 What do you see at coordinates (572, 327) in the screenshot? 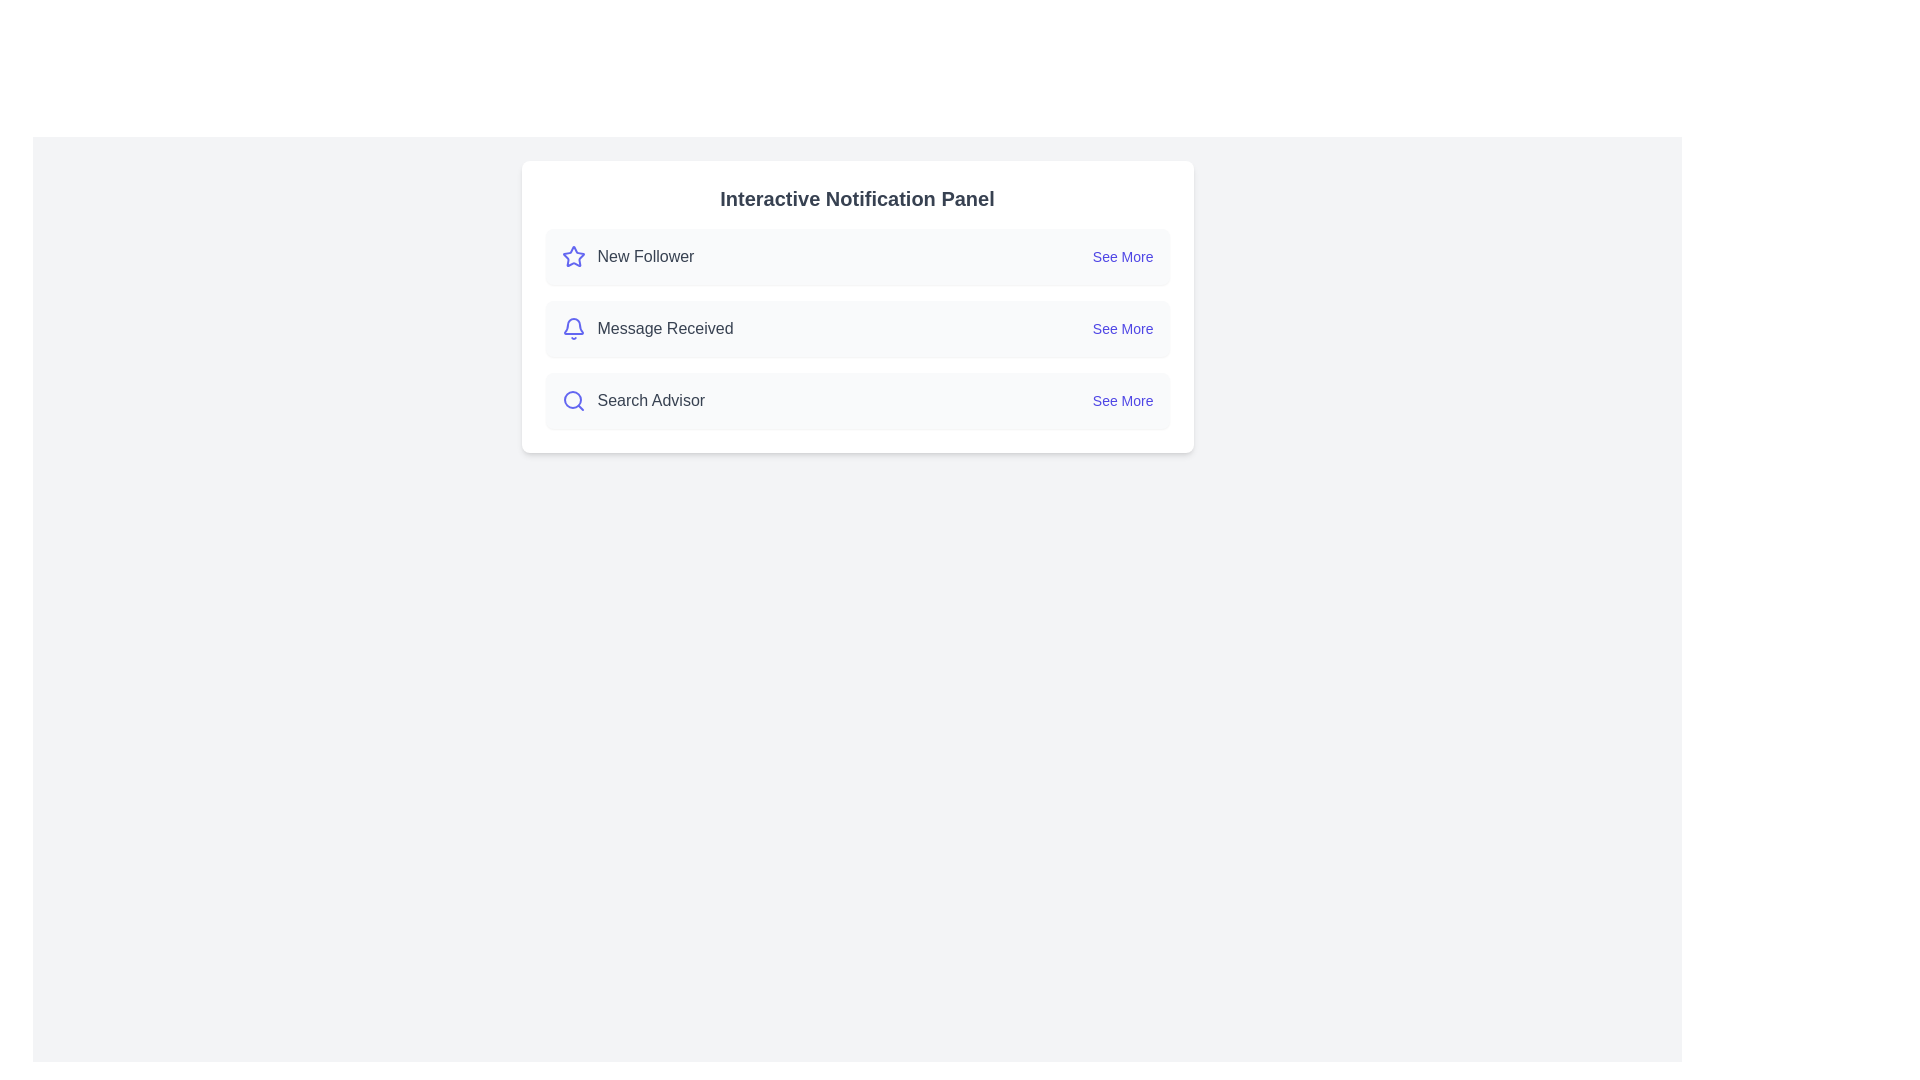
I see `the notification bell icon with rounded geometry and indigo color fill located in the second row of the 'Message Received' notification list` at bounding box center [572, 327].